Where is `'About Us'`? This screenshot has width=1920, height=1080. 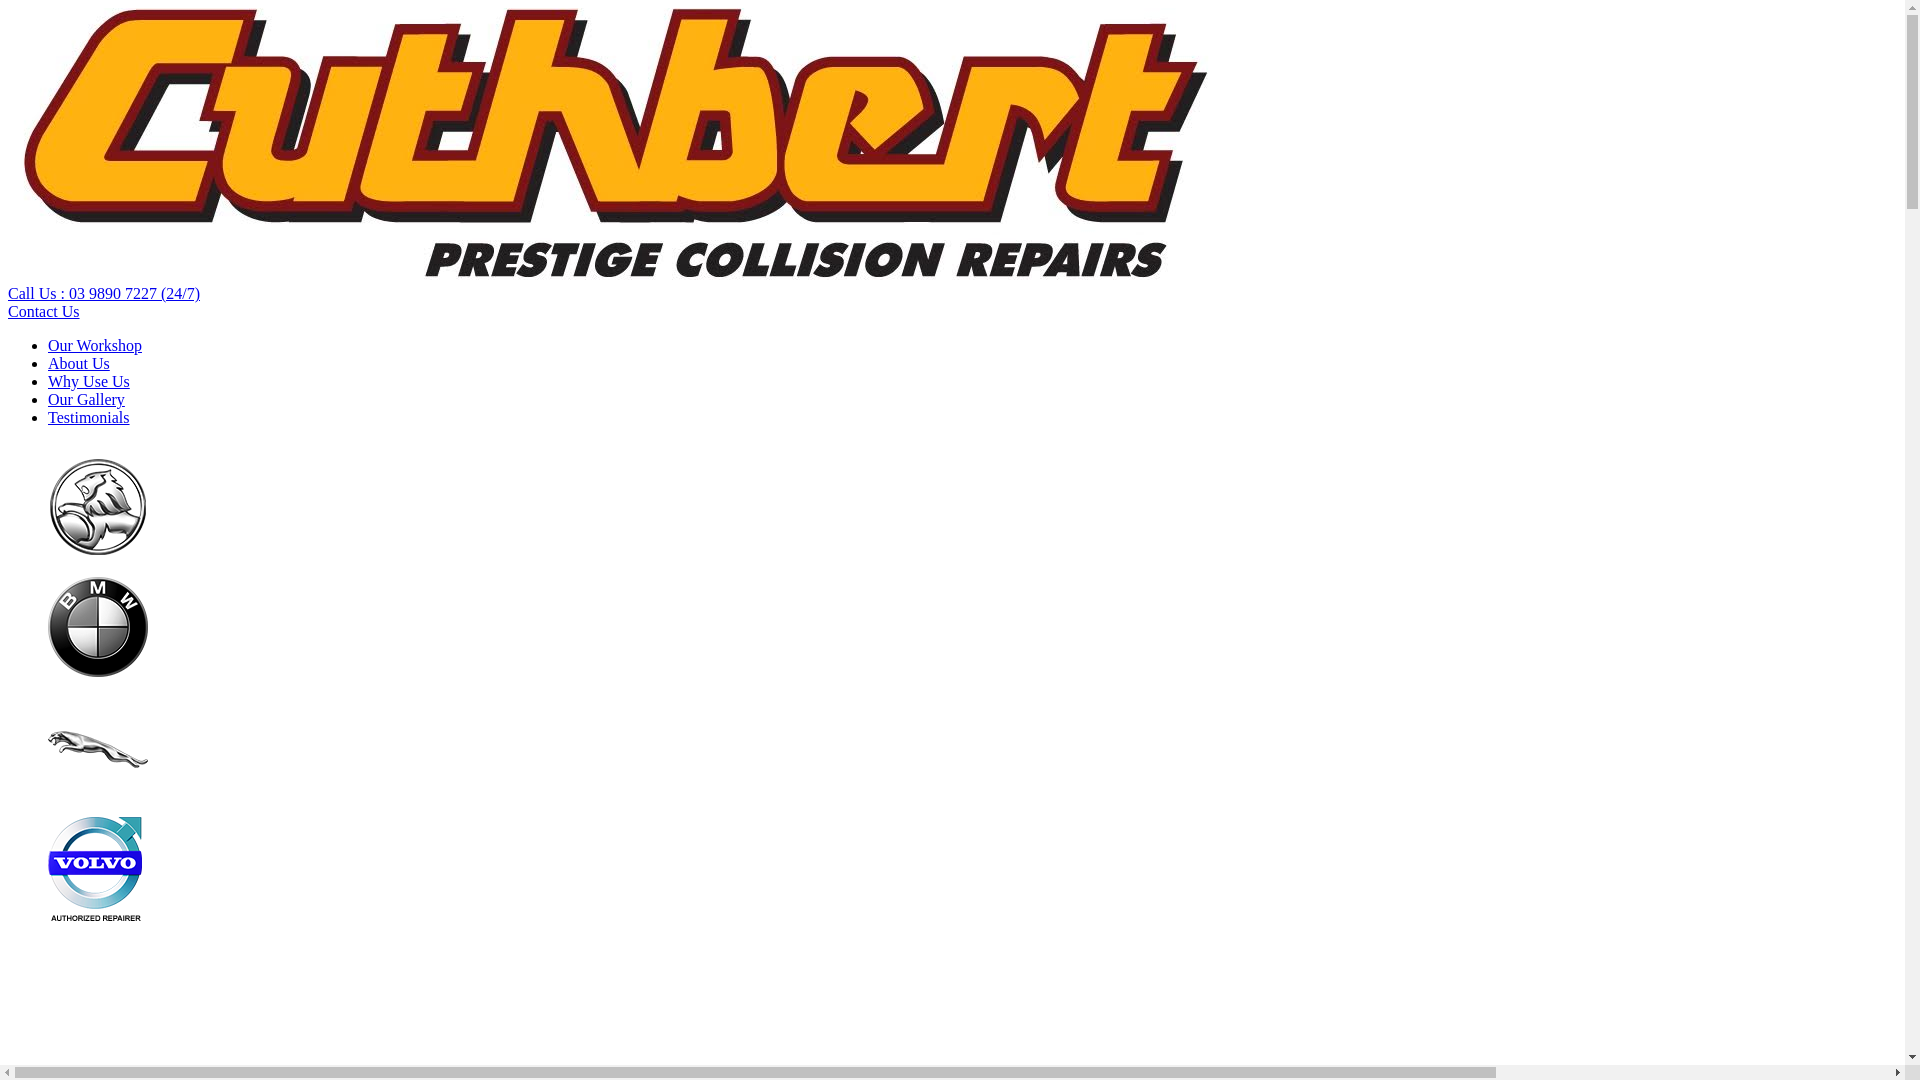 'About Us' is located at coordinates (78, 363).